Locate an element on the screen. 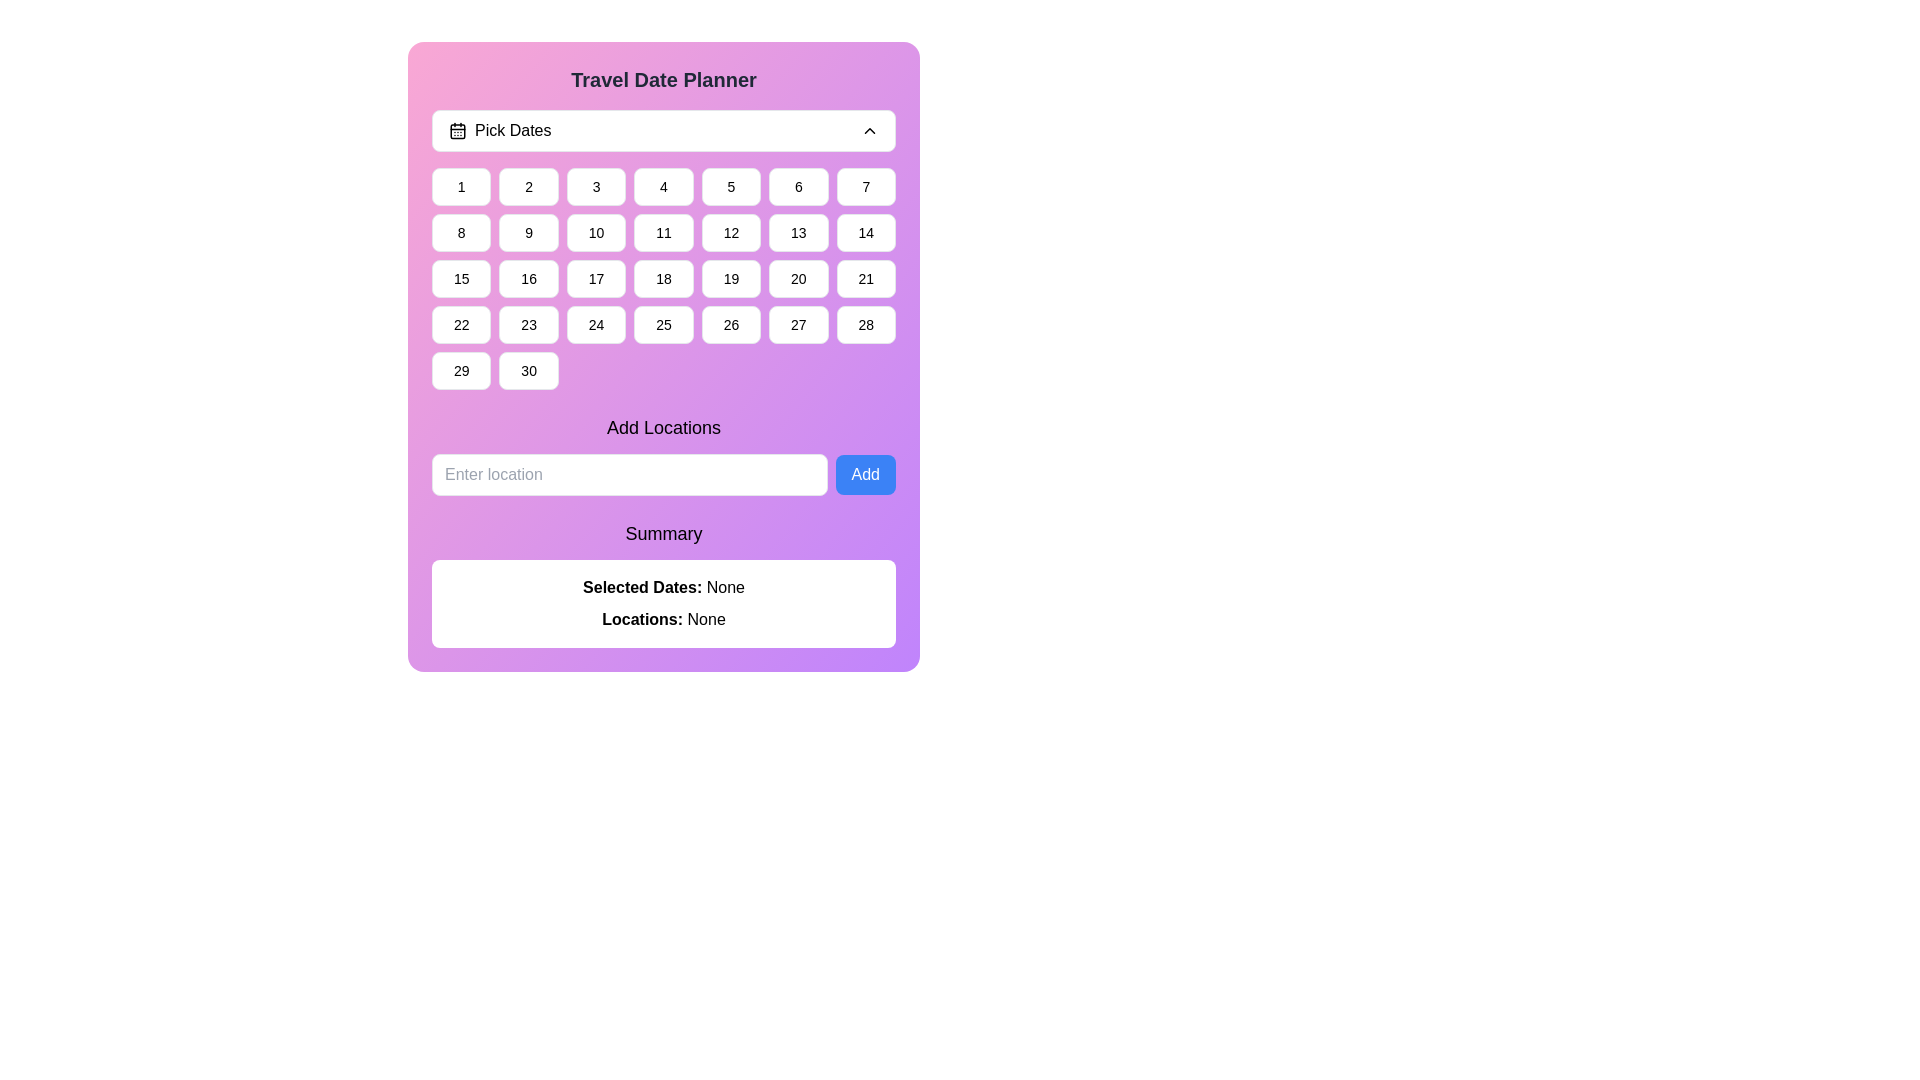 This screenshot has width=1920, height=1080. the button representing the date '21' in the calendar interface is located at coordinates (866, 278).